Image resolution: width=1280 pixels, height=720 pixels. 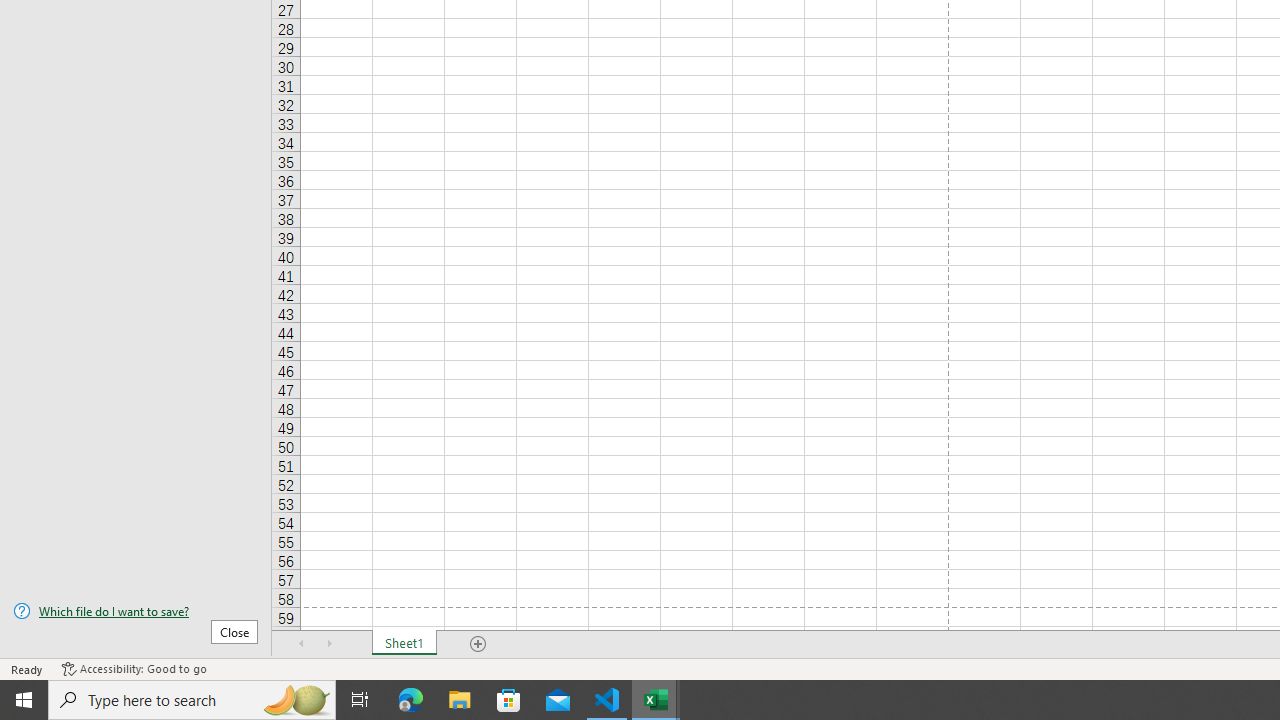 I want to click on 'Microsoft Store', so click(x=509, y=698).